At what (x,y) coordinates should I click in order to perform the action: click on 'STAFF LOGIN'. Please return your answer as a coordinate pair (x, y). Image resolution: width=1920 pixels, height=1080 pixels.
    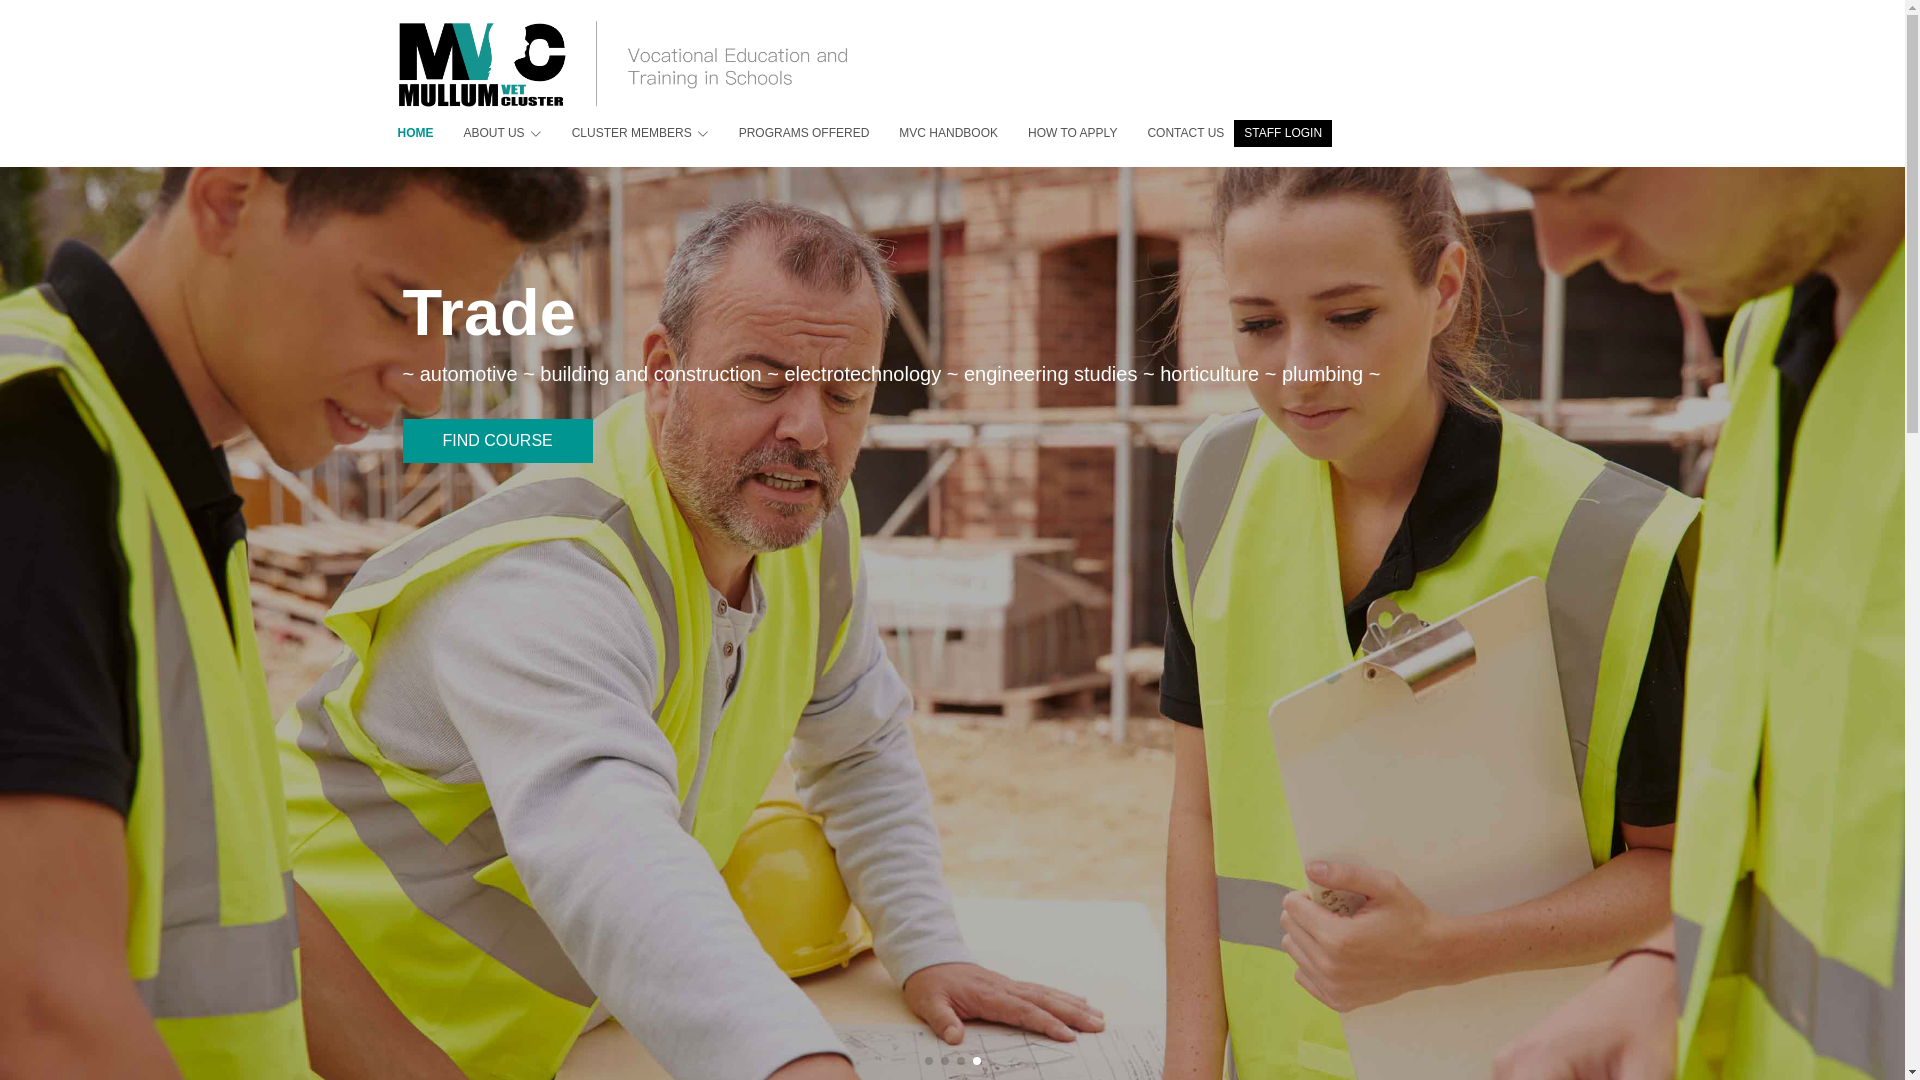
    Looking at the image, I should click on (1282, 133).